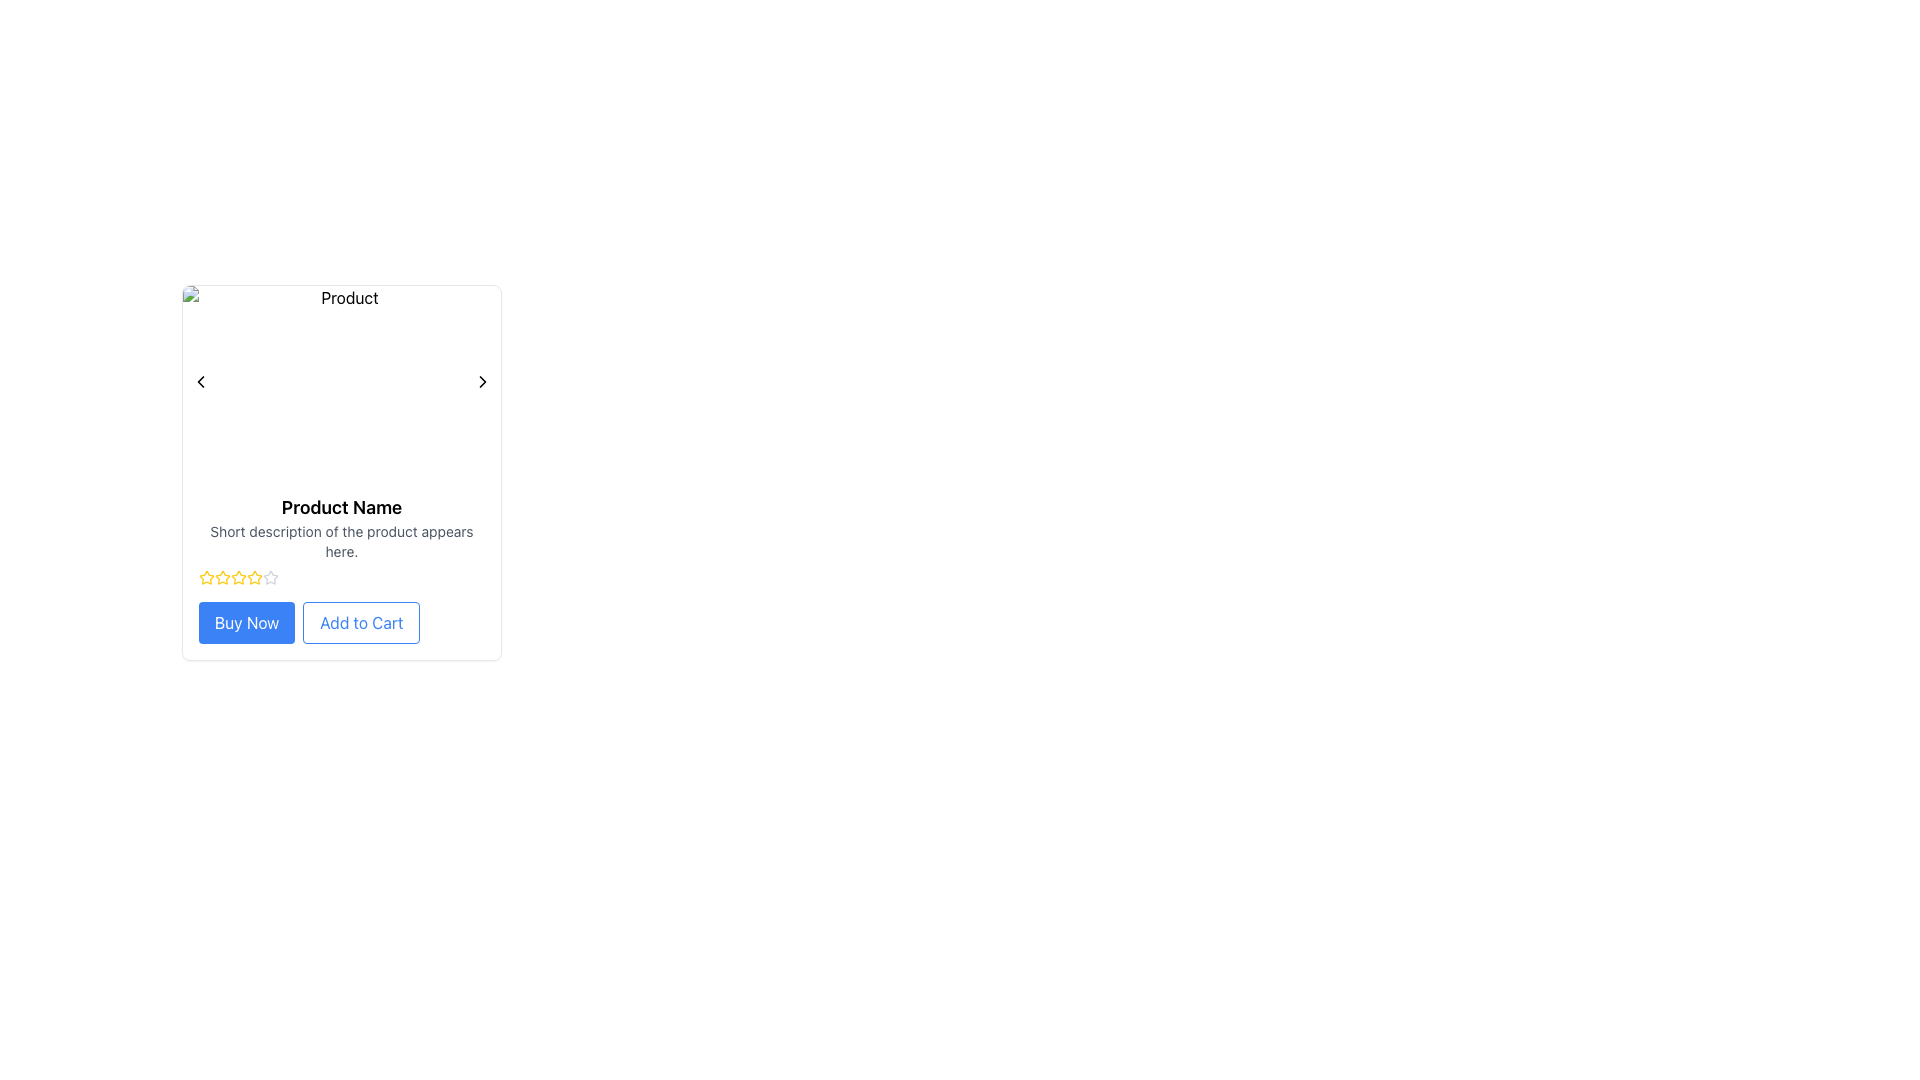 Image resolution: width=1920 pixels, height=1080 pixels. Describe the element at coordinates (341, 622) in the screenshot. I see `the 'Add to Cart' button, which is bordered in blue with blue text and located below the product rating` at that location.